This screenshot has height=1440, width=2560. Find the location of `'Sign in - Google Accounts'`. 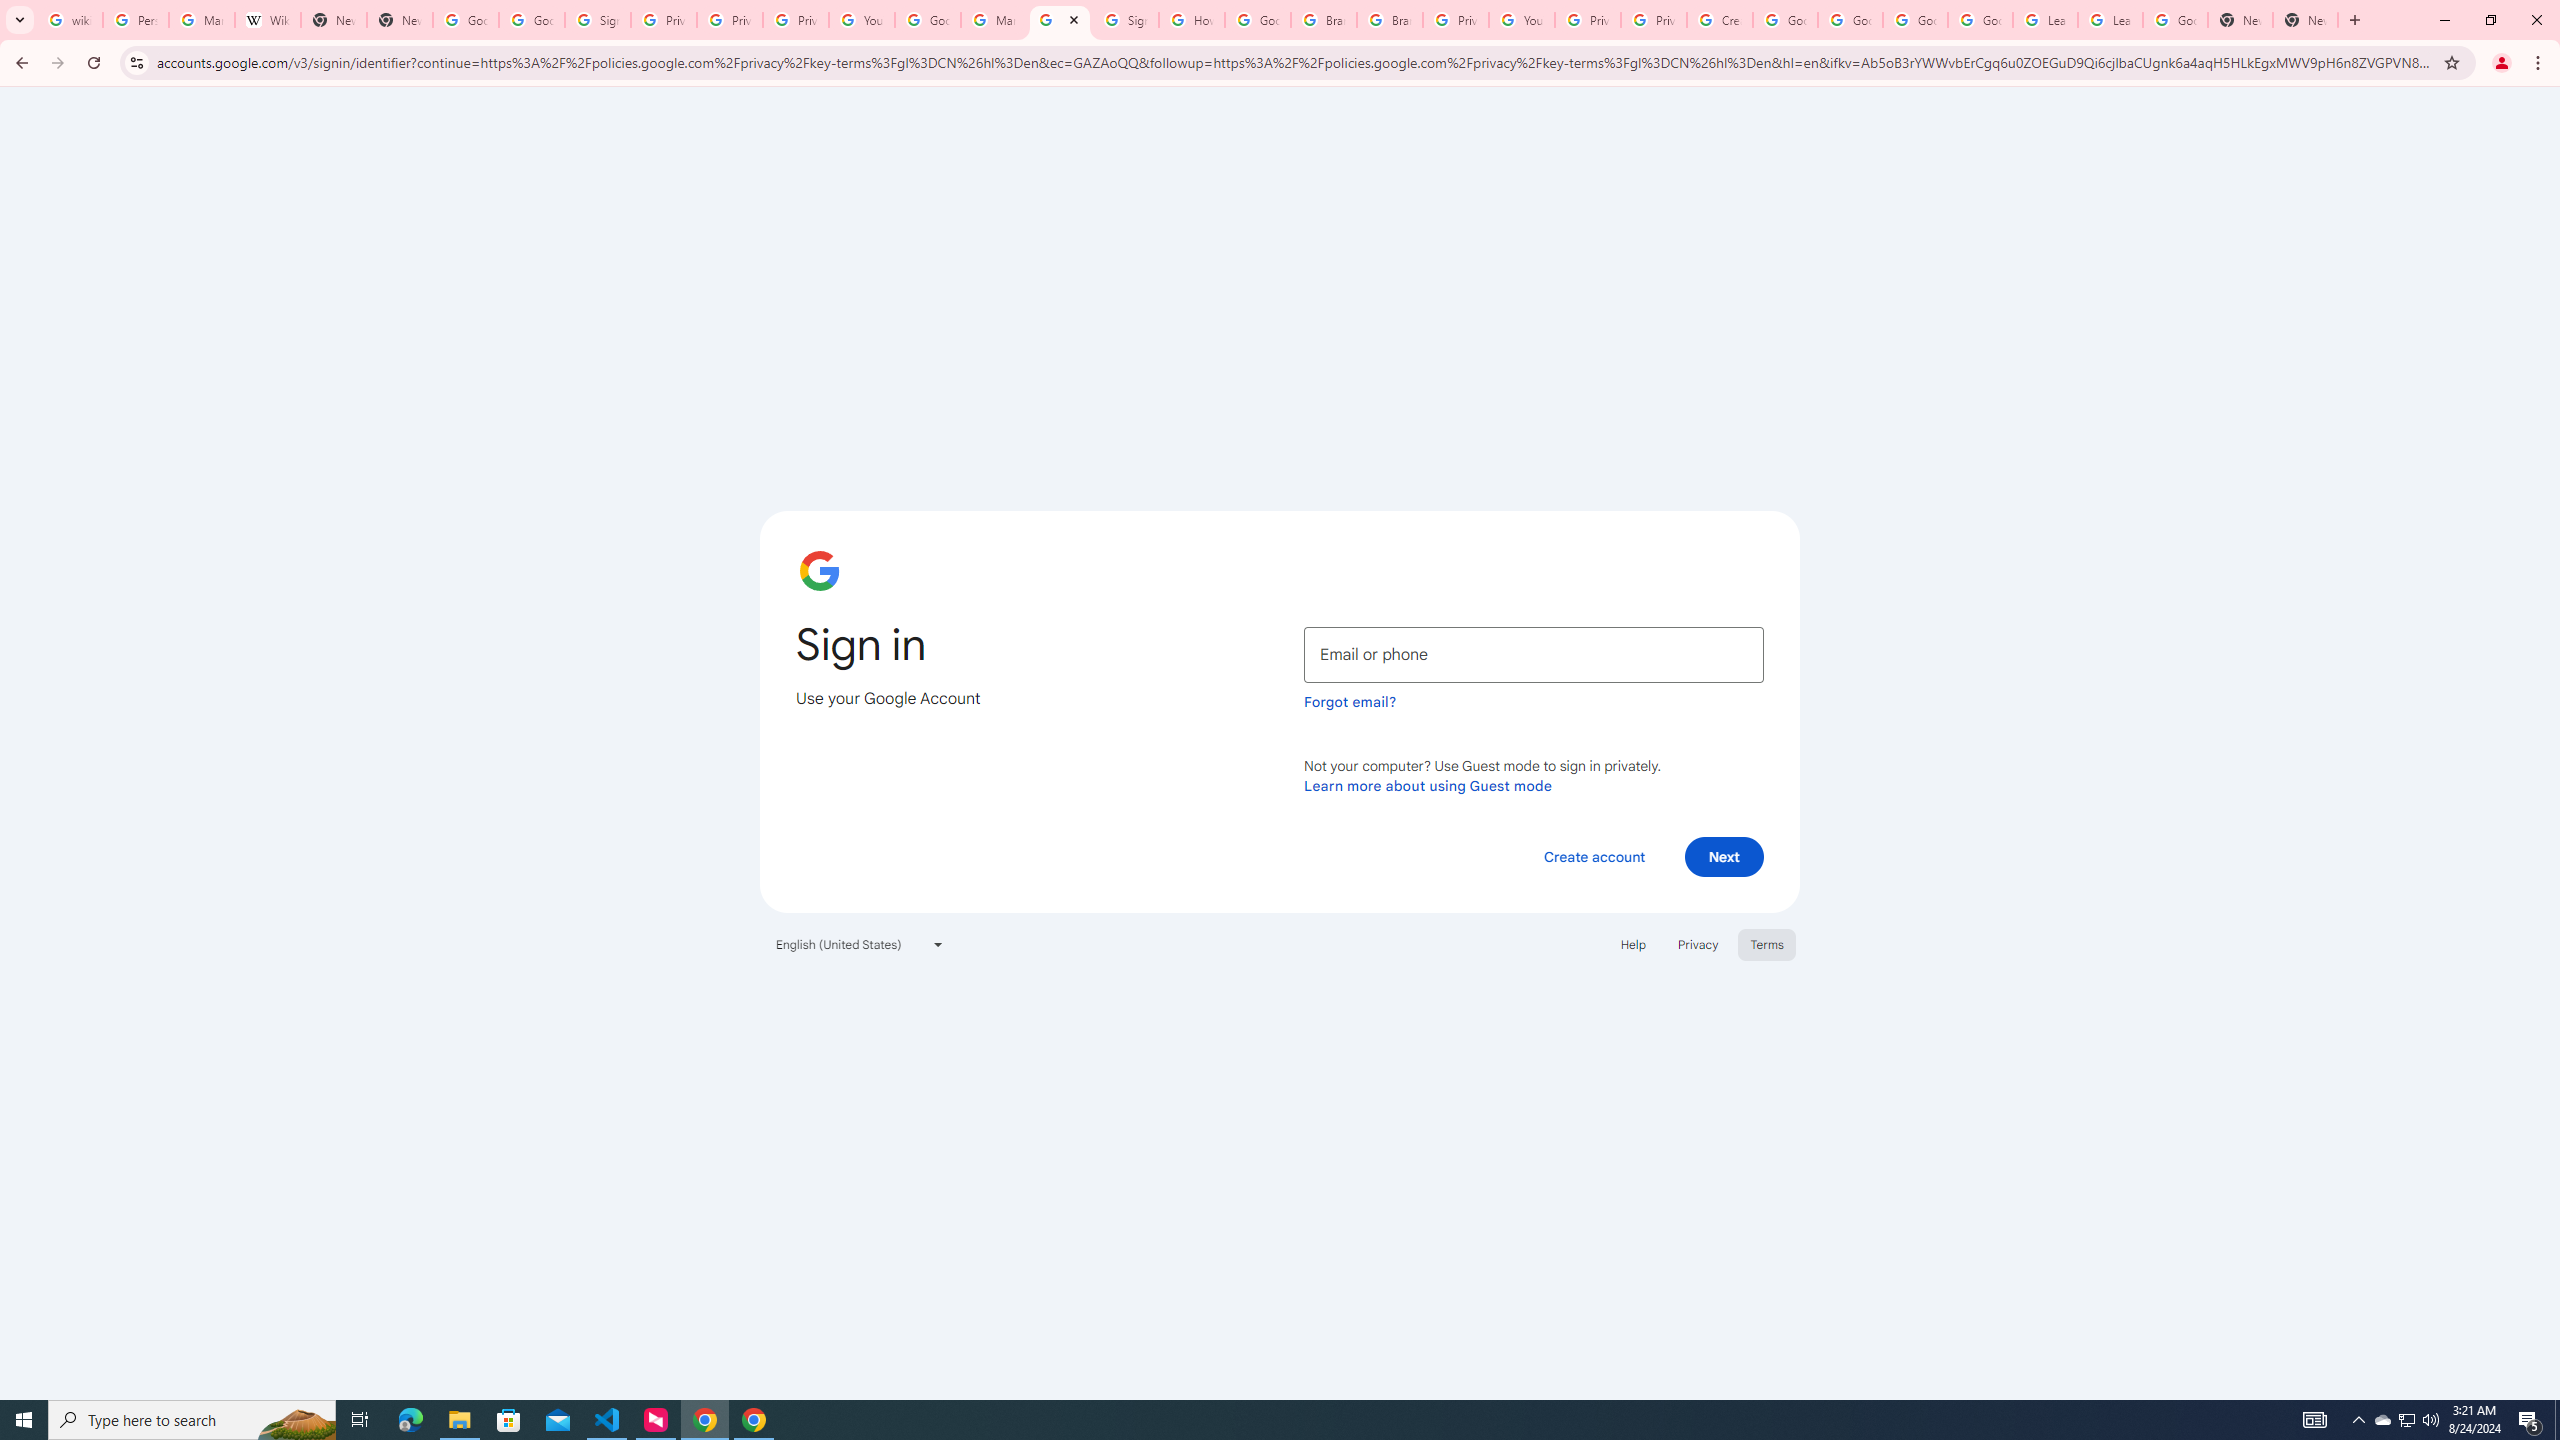

'Sign in - Google Accounts' is located at coordinates (1125, 19).